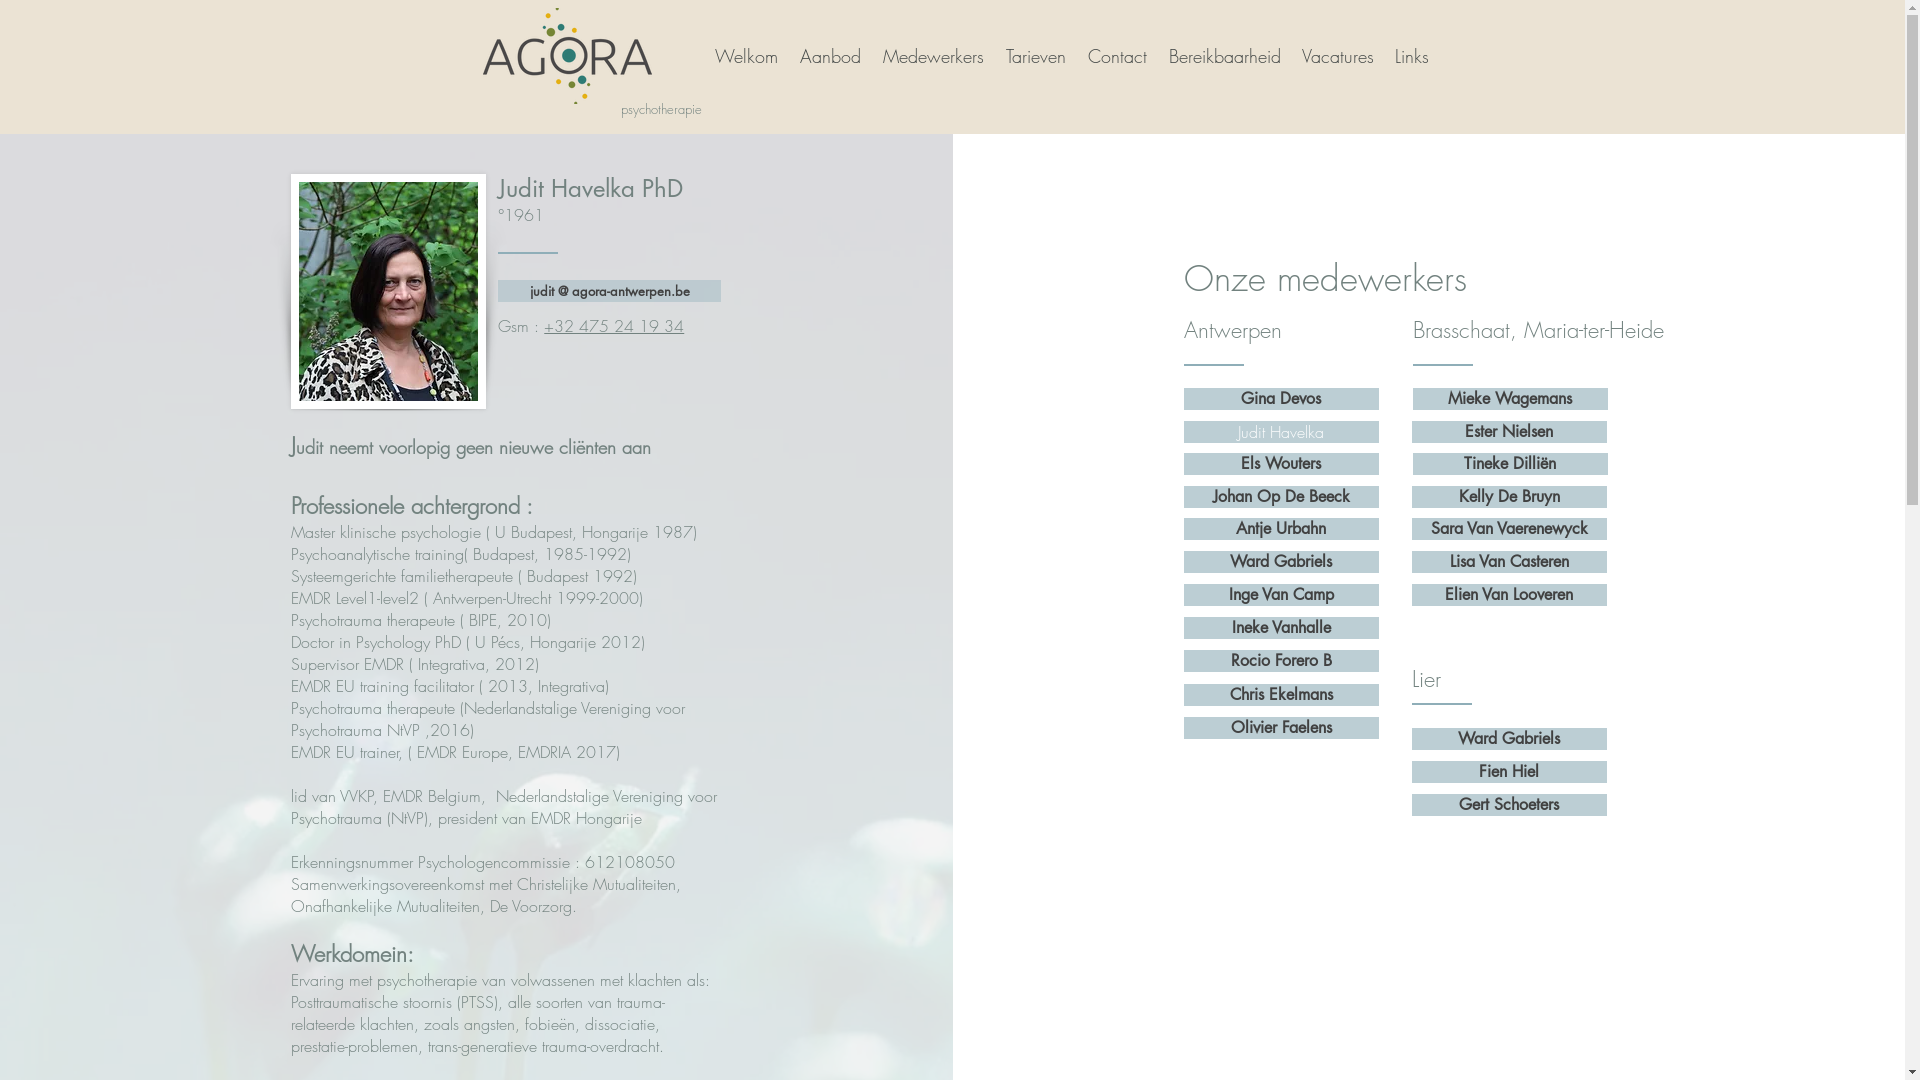 The image size is (1920, 1080). What do you see at coordinates (701, 55) in the screenshot?
I see `'Welkom'` at bounding box center [701, 55].